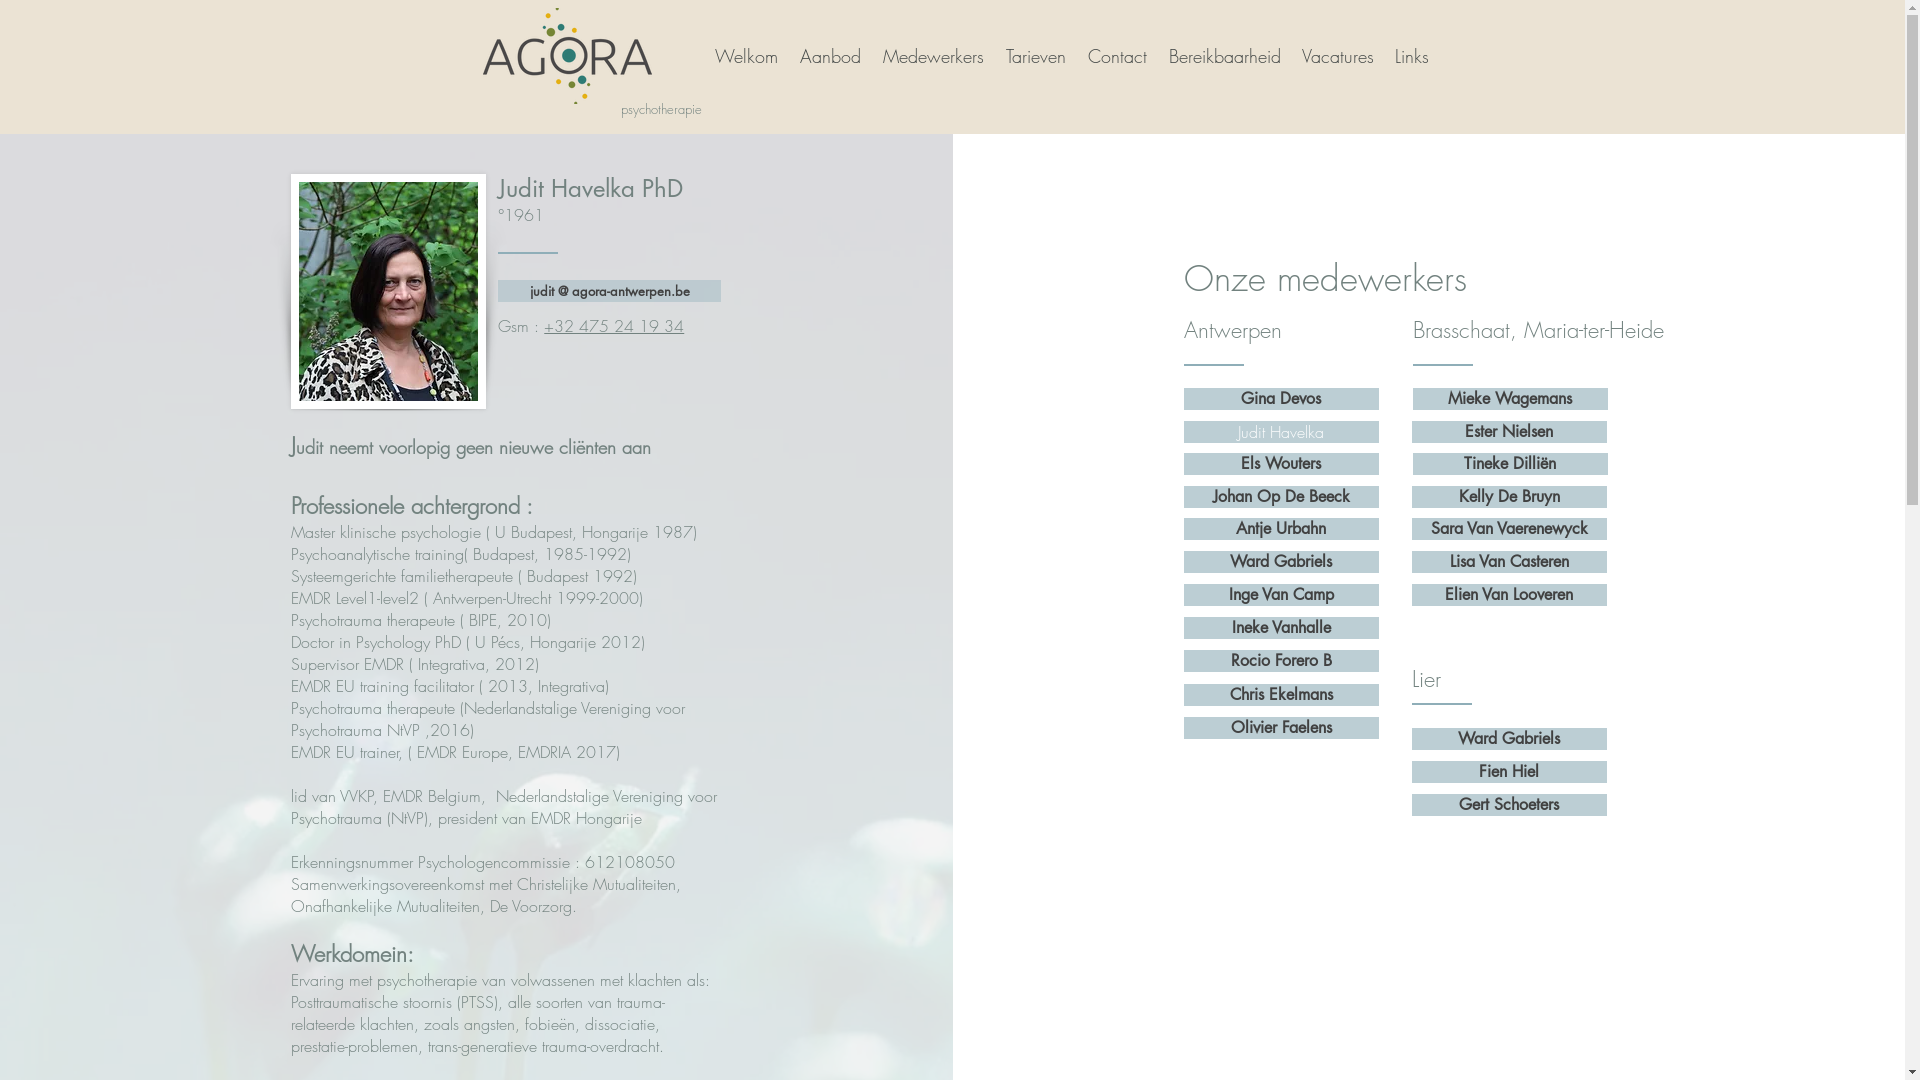 The image size is (1920, 1080). What do you see at coordinates (701, 55) in the screenshot?
I see `'Welkom'` at bounding box center [701, 55].